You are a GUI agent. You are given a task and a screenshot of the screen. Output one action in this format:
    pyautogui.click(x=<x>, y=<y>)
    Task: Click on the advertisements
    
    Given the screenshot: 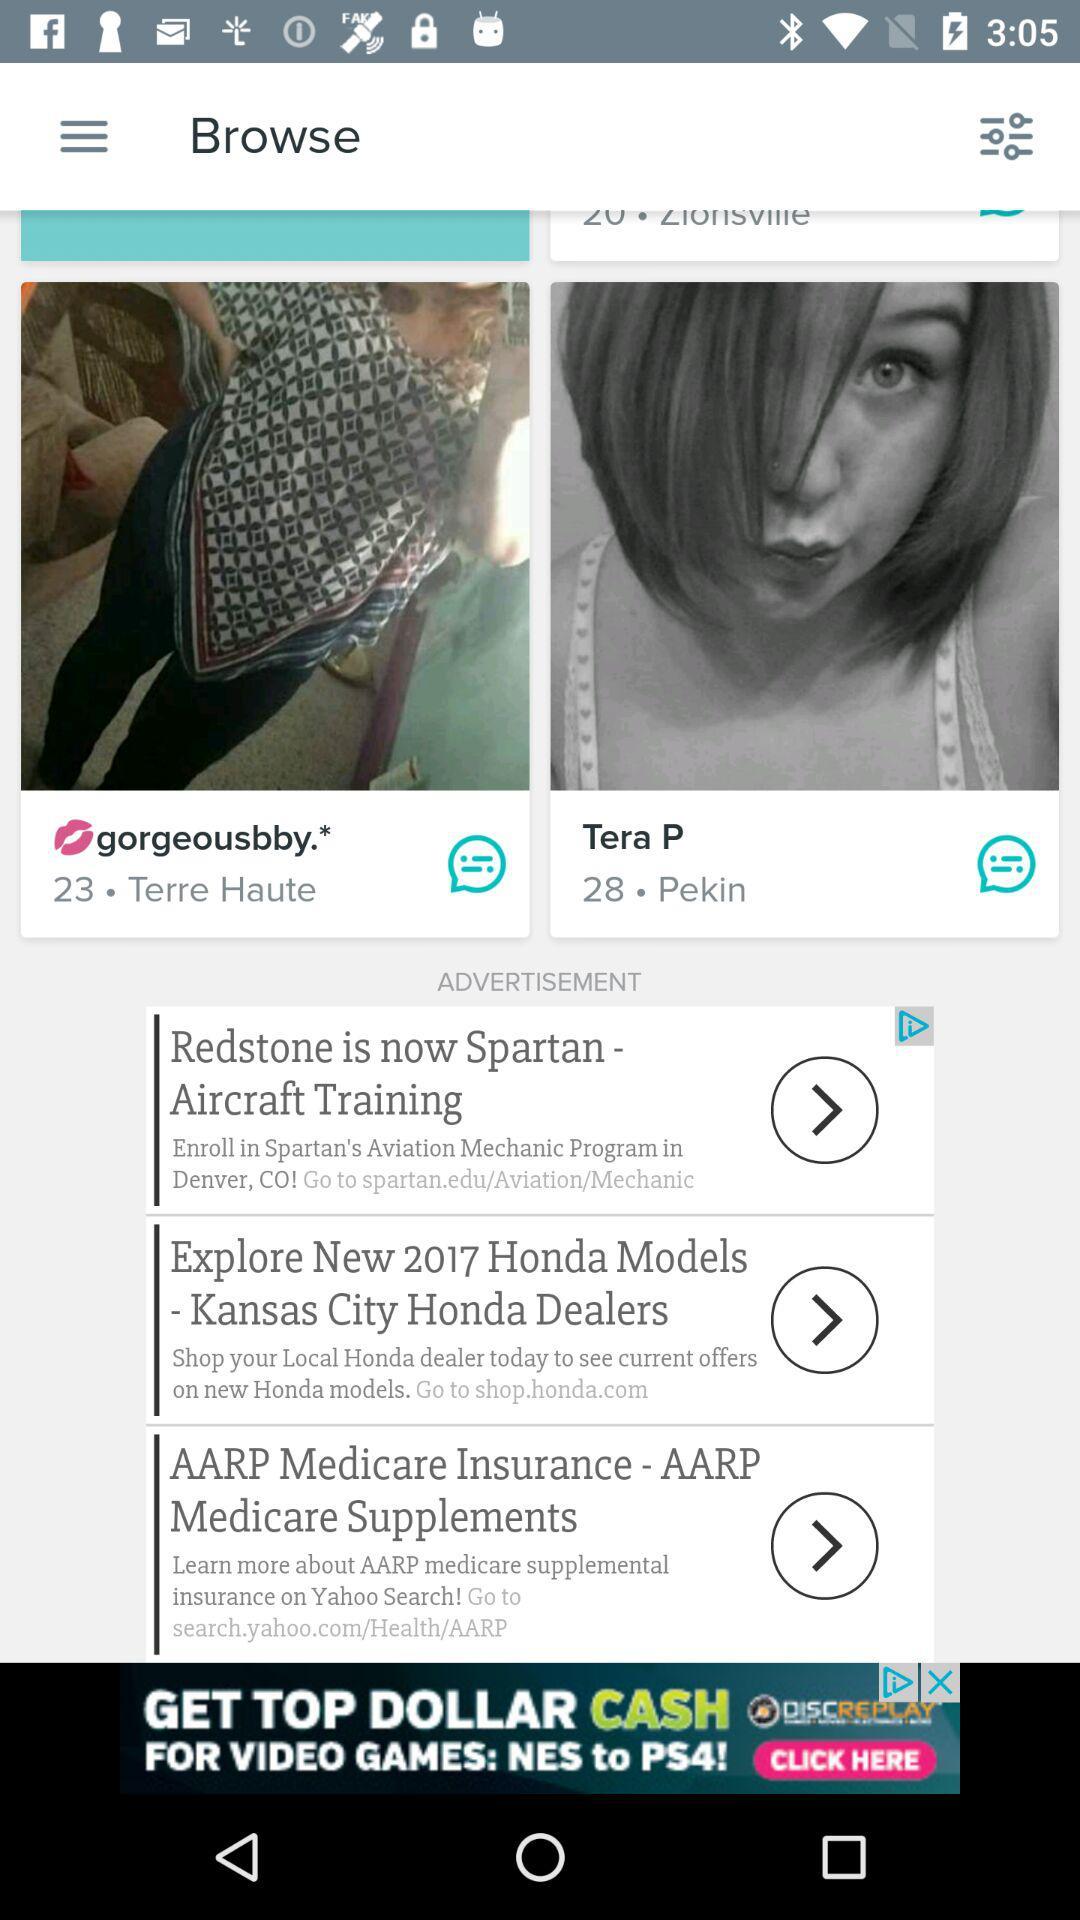 What is the action you would take?
    pyautogui.click(x=540, y=1727)
    